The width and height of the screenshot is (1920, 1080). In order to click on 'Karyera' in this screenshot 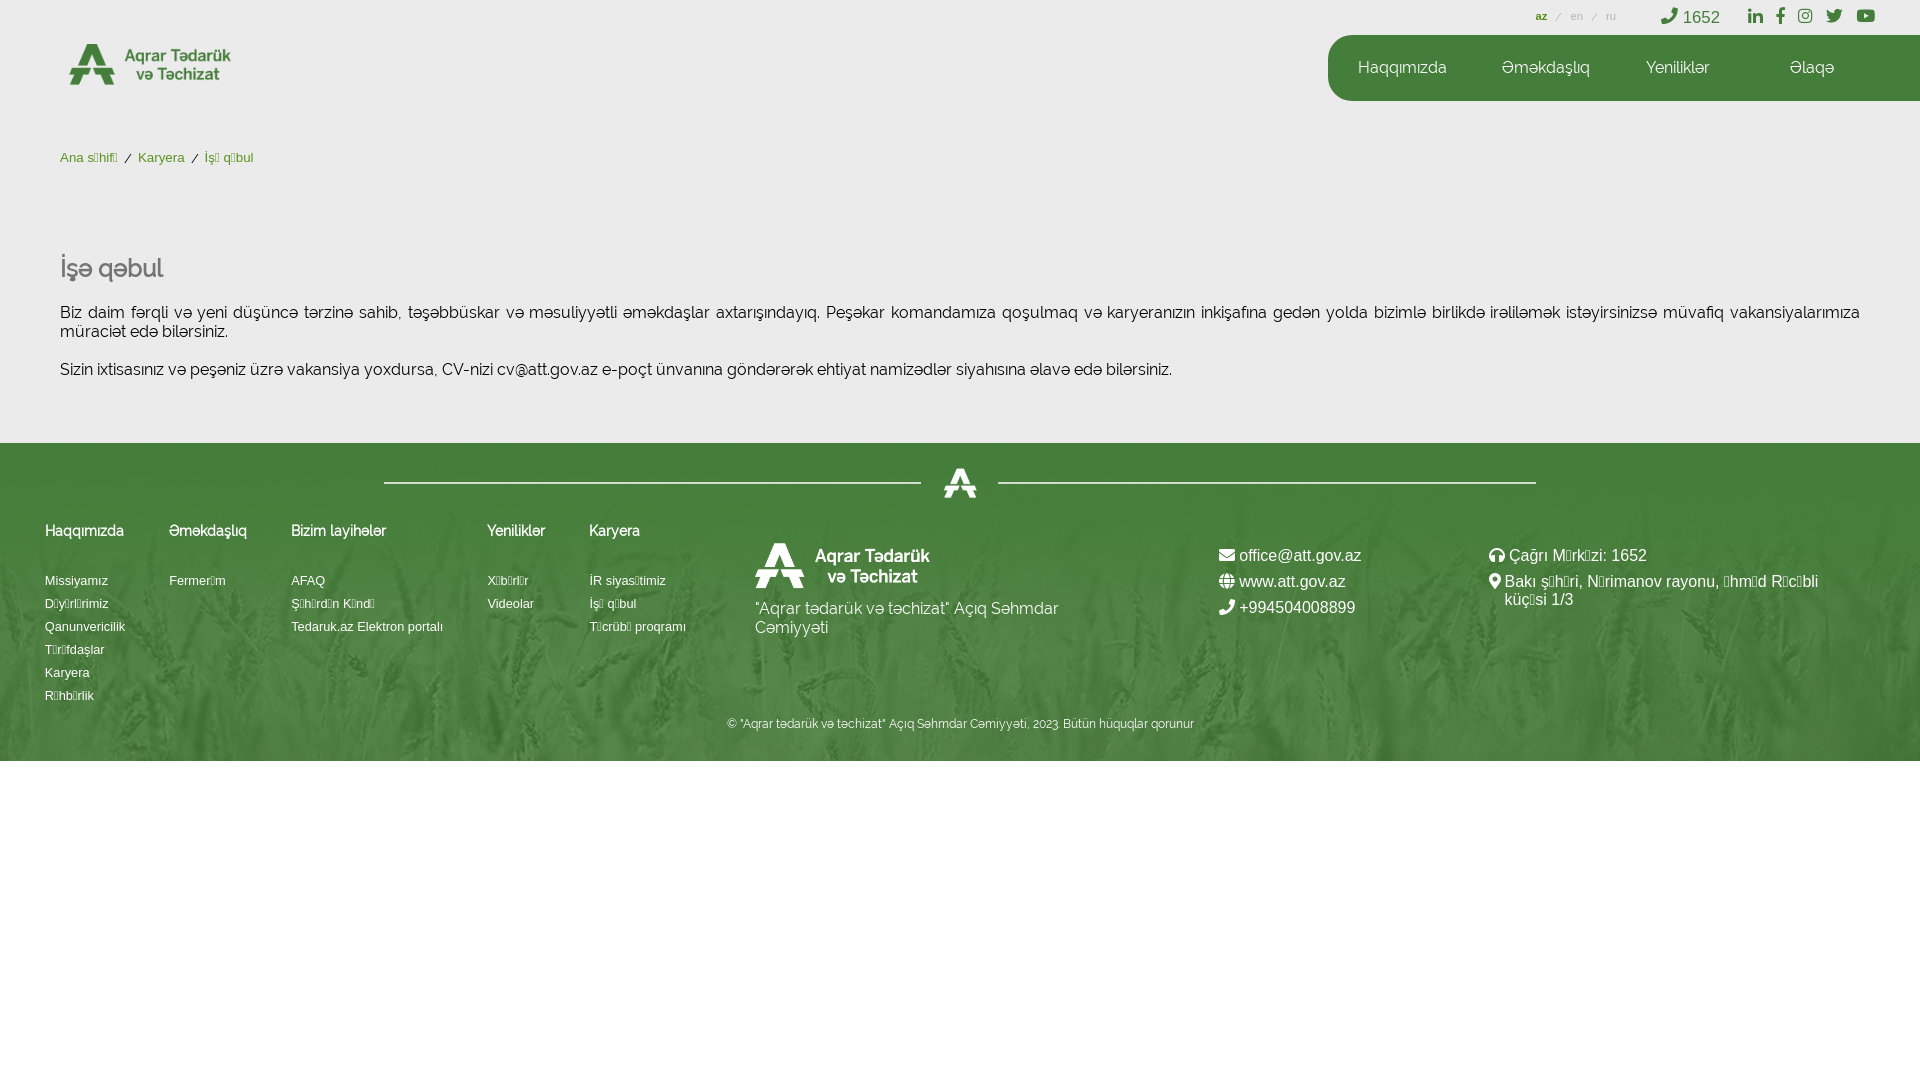, I will do `click(137, 157)`.